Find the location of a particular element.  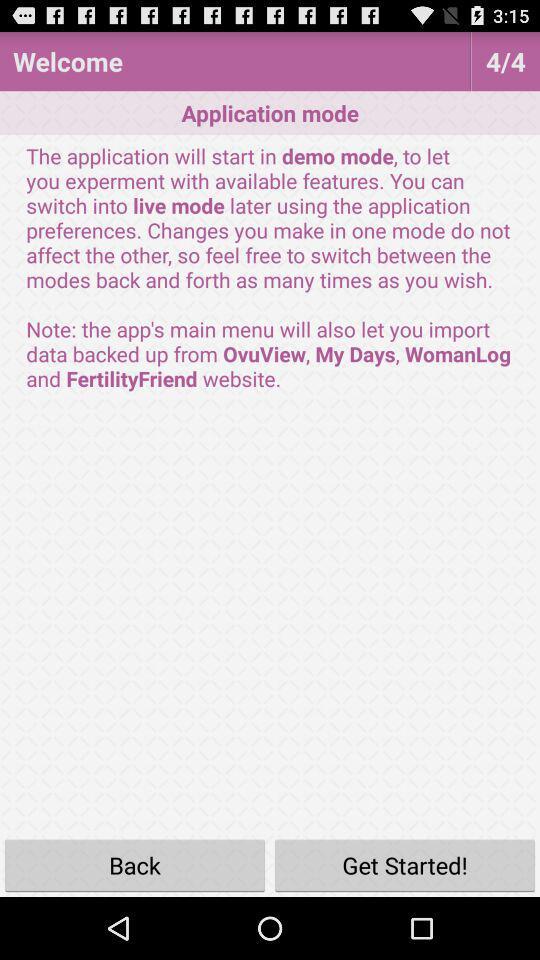

icon to the right of the back button is located at coordinates (405, 864).